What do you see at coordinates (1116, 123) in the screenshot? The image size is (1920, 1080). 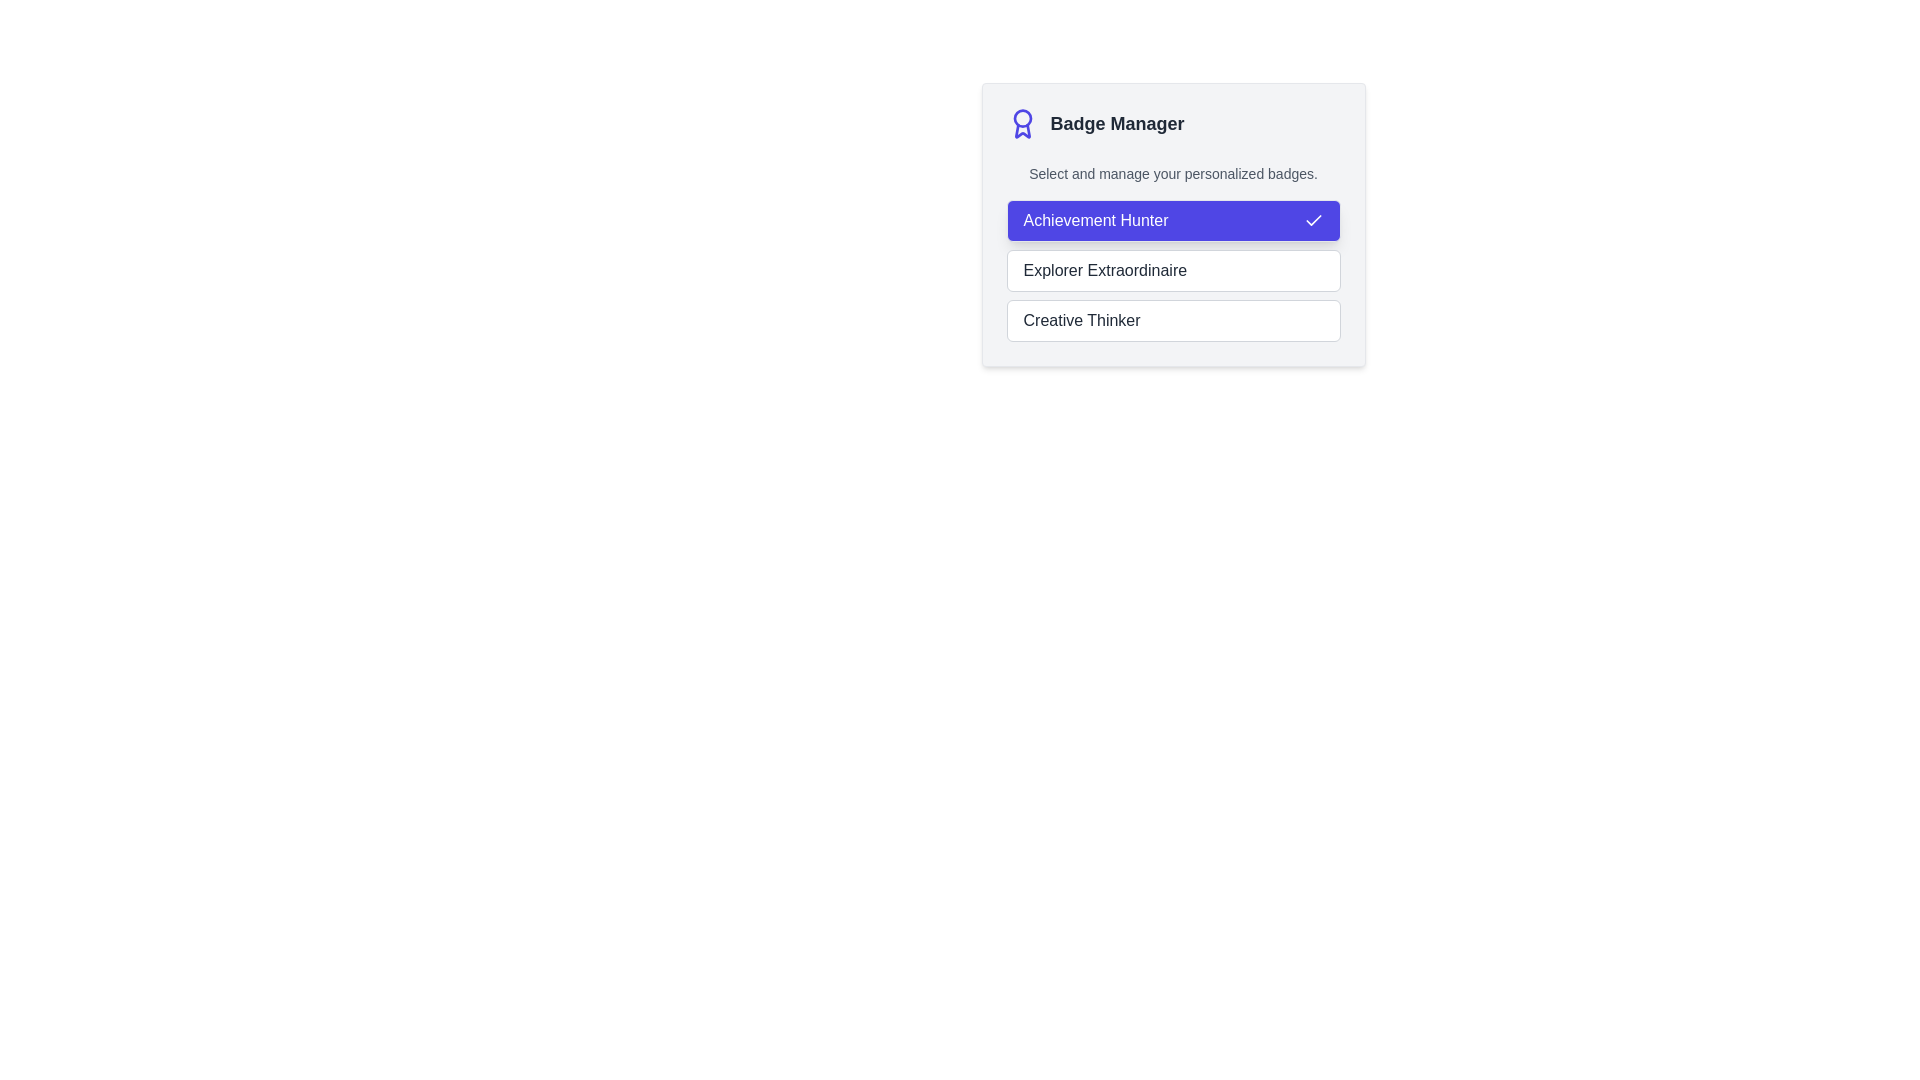 I see `the Label that serves as a title or heading for managing badges, located to the right of an award ribbon icon` at bounding box center [1116, 123].